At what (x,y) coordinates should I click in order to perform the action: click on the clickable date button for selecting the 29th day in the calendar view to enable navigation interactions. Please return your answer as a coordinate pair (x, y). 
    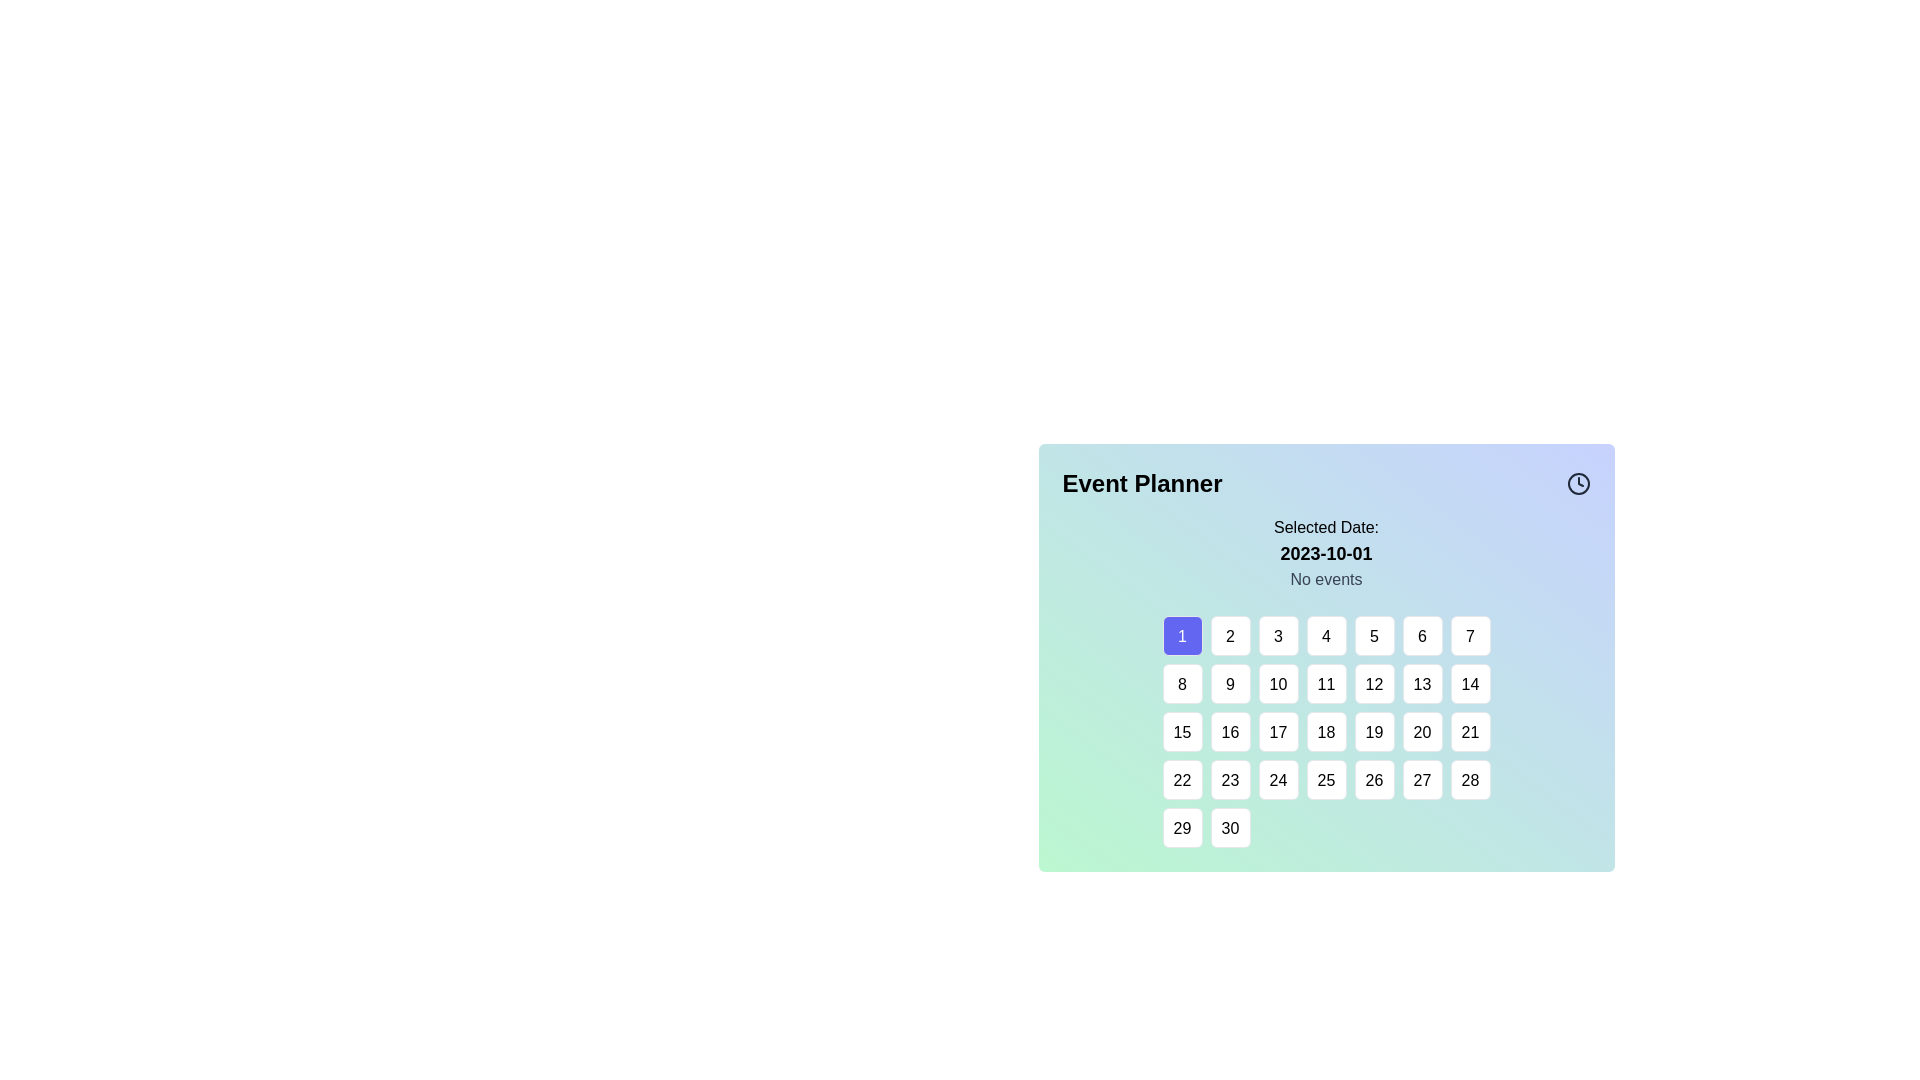
    Looking at the image, I should click on (1182, 828).